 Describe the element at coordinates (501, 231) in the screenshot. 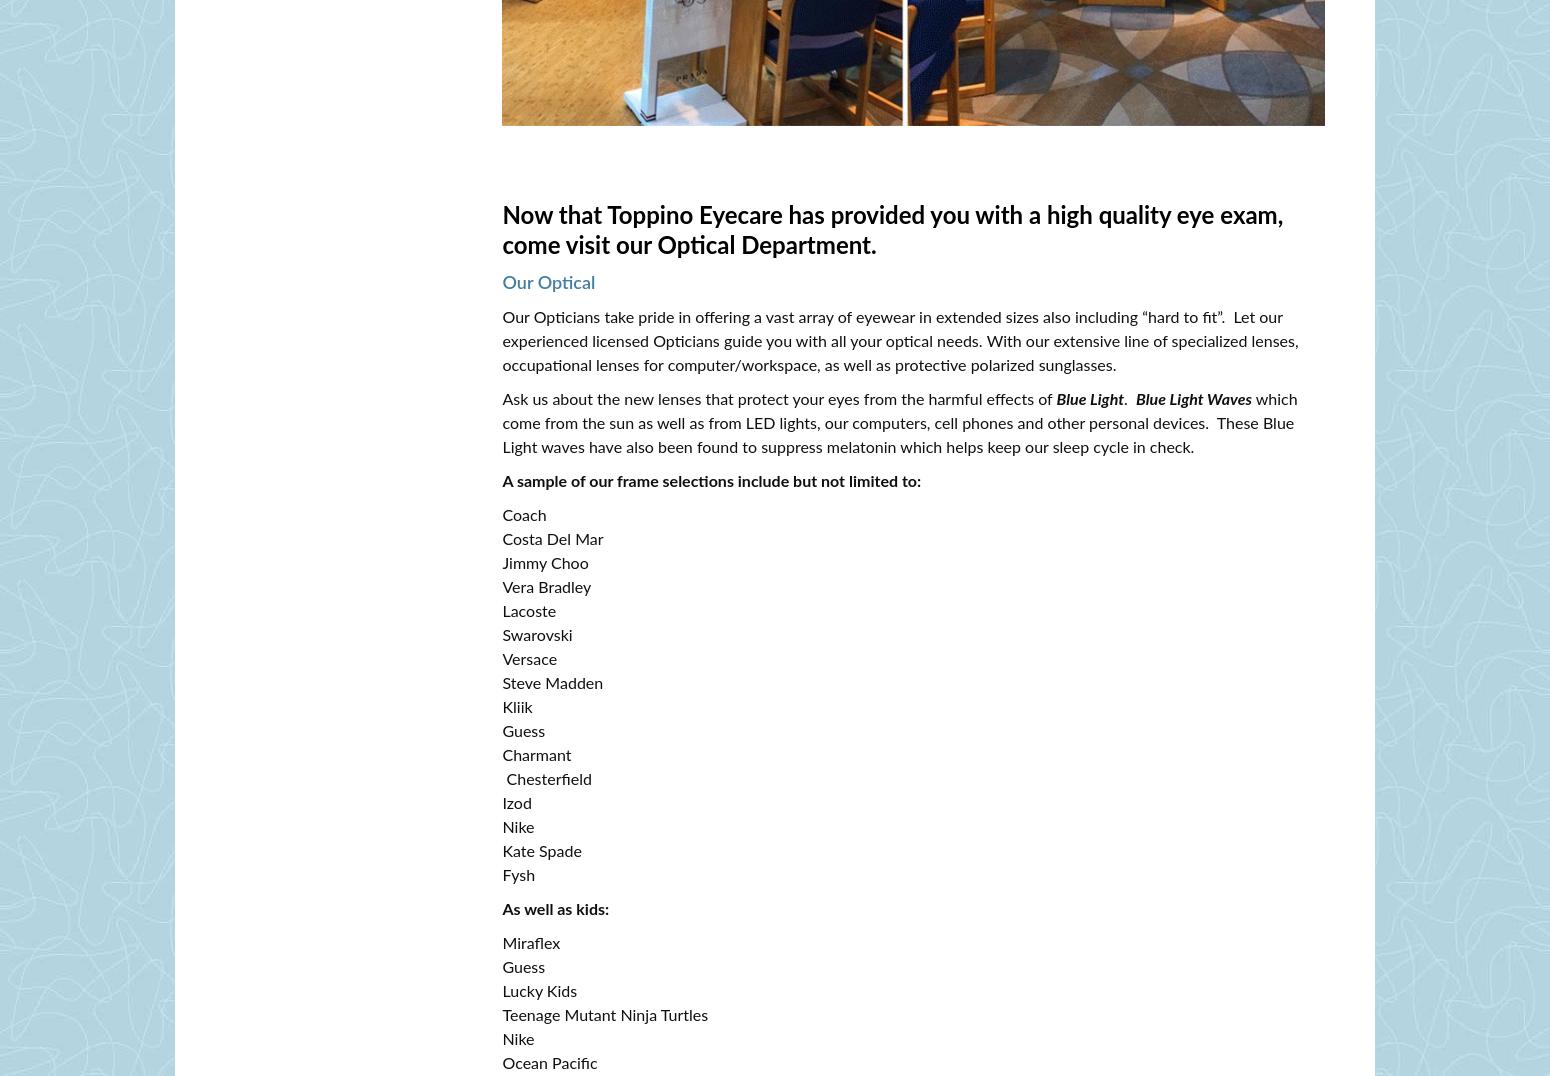

I see `'Now that Toppino Eyecare has provided you with a high quality eye exam, come visit our Optical Department.'` at that location.